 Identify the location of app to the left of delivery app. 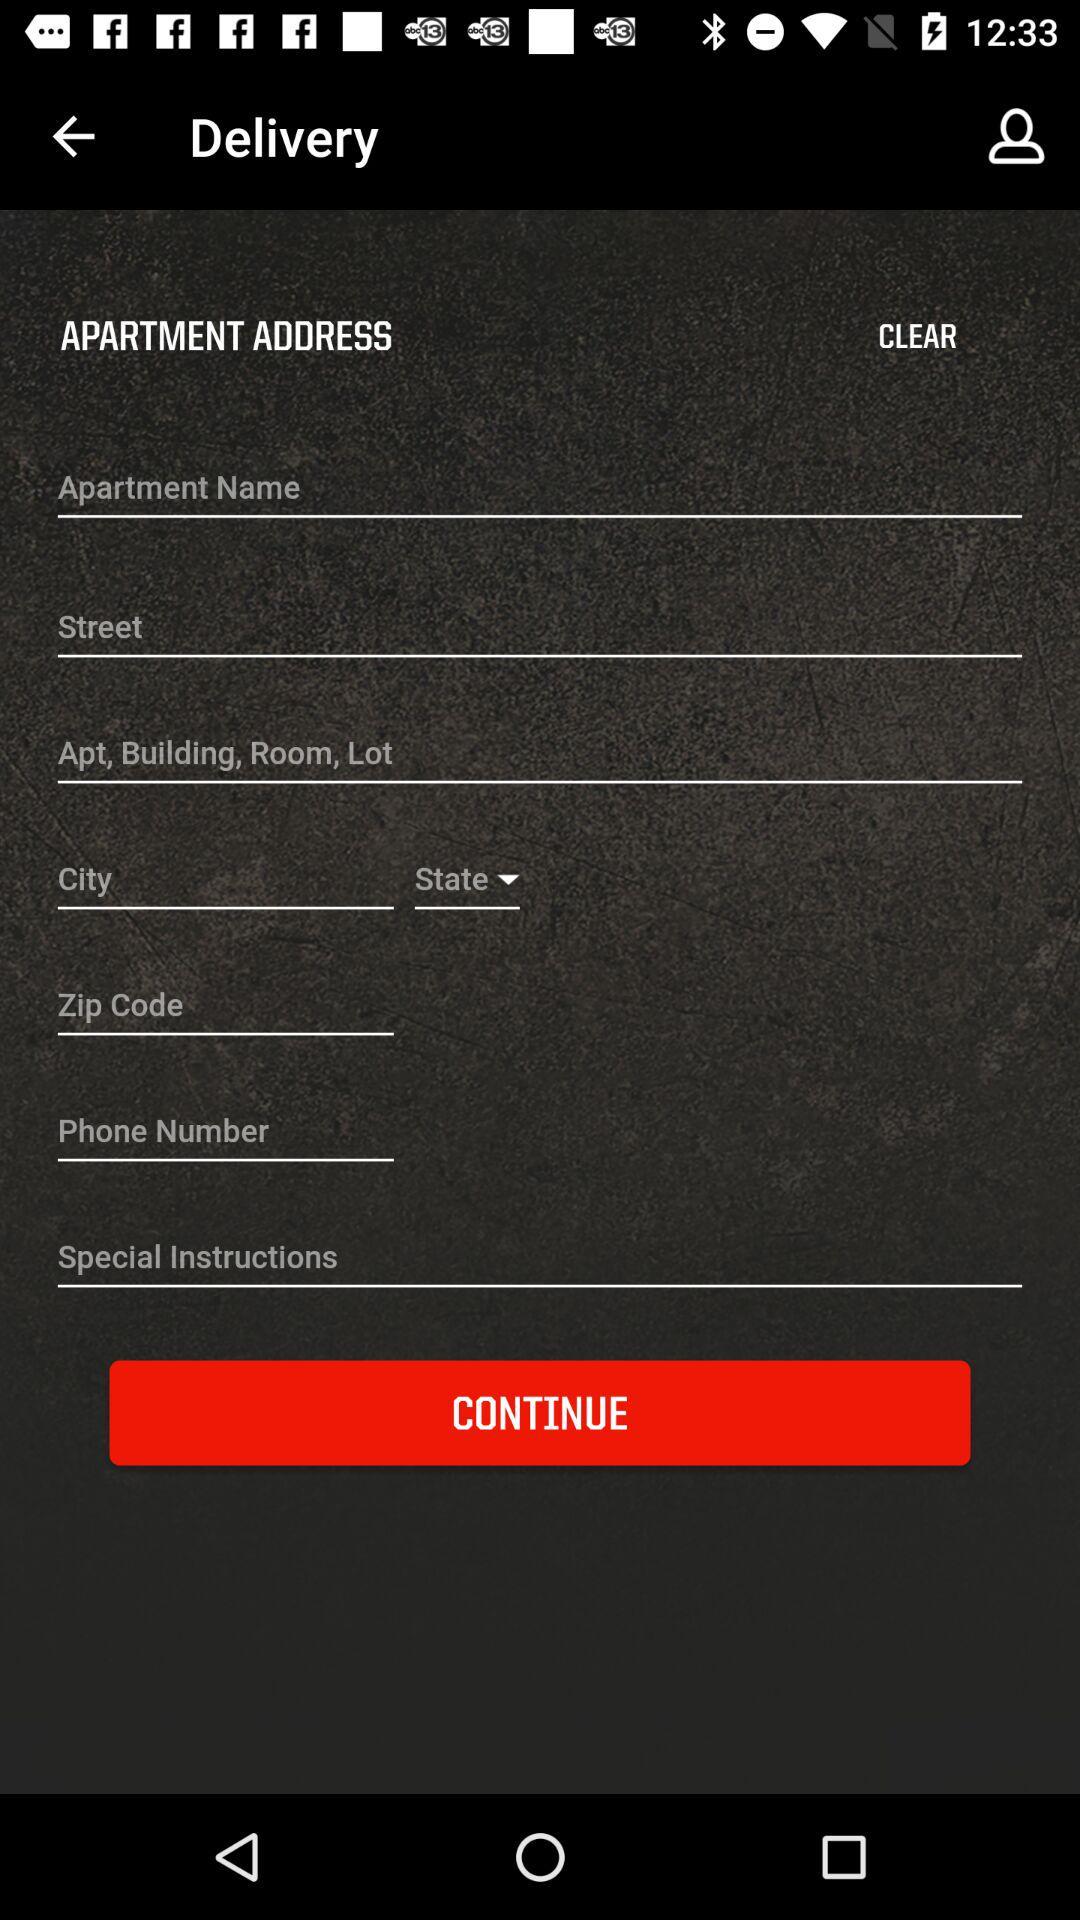
(72, 135).